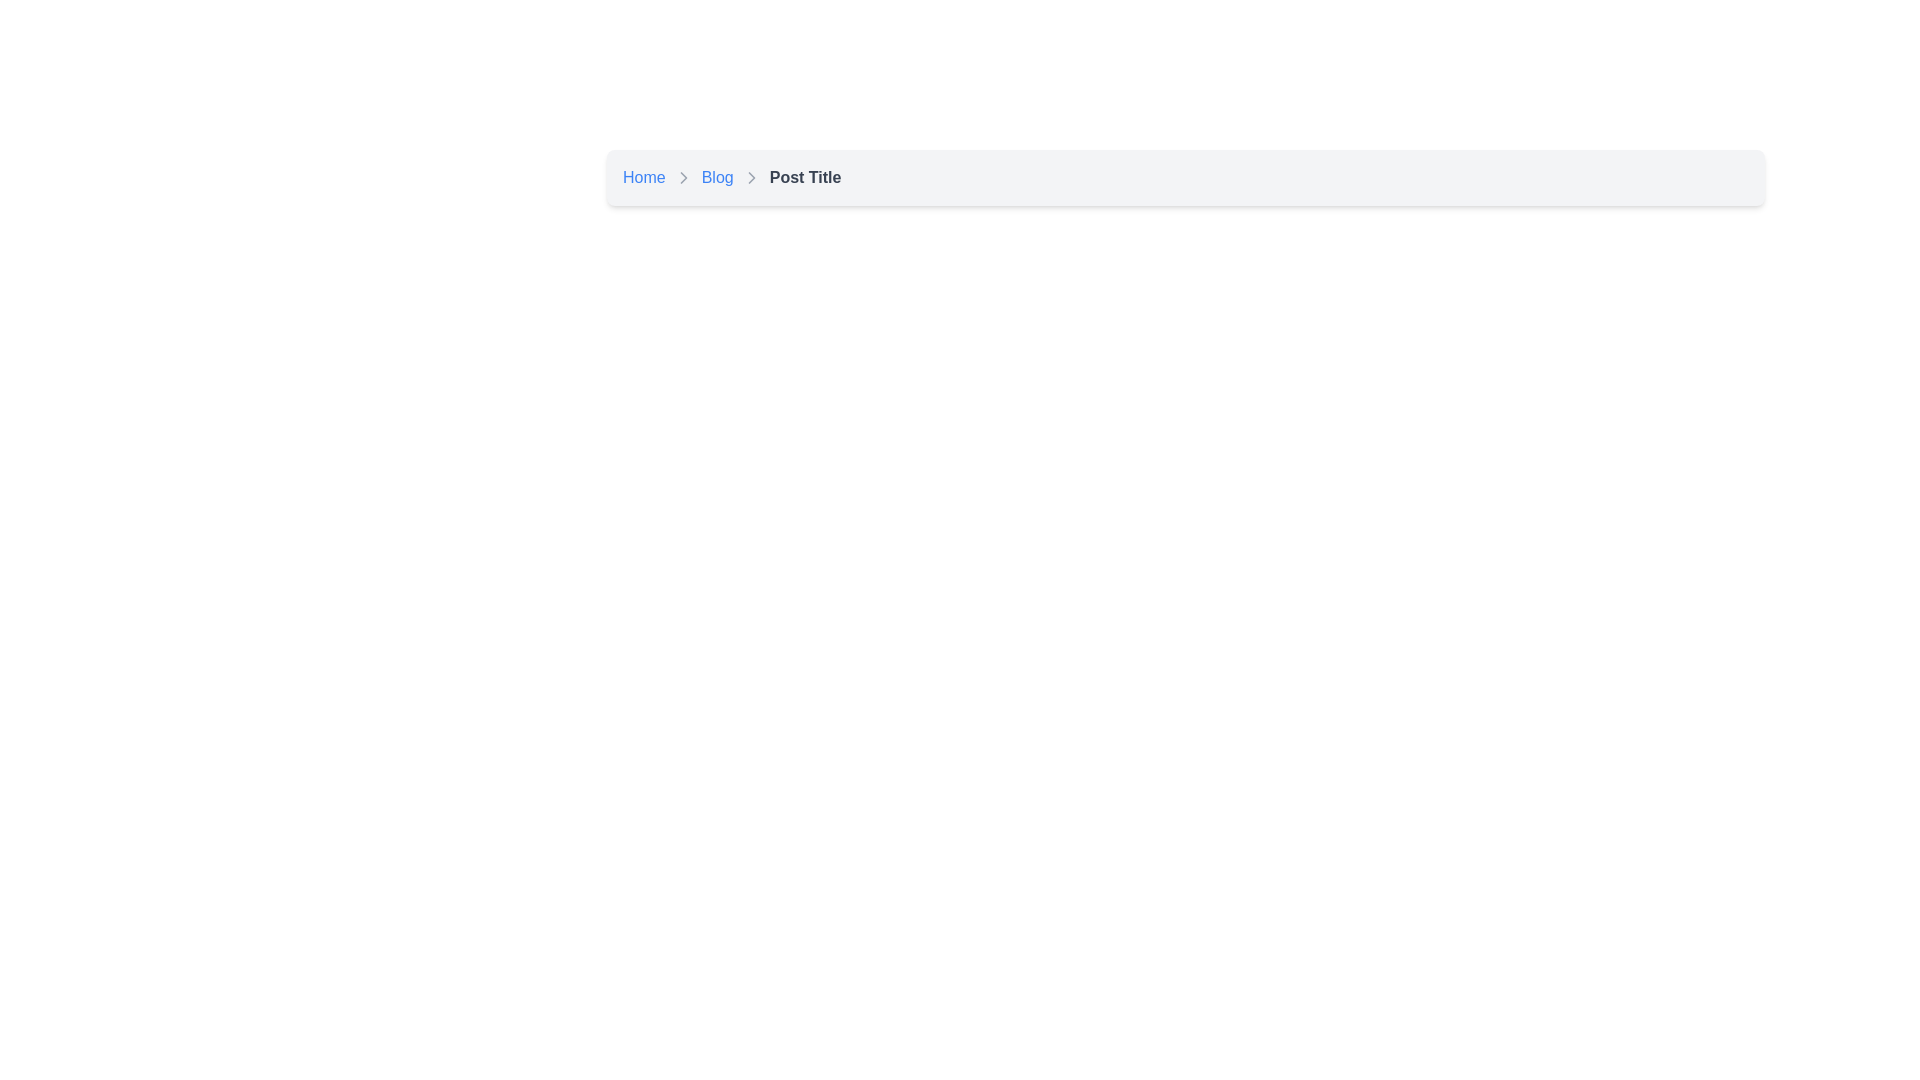  What do you see at coordinates (750, 176) in the screenshot?
I see `the second chevron-right separator in the breadcrumb navigation bar, which visually distinguishes the 'Blog' link from the 'Post Title' label` at bounding box center [750, 176].